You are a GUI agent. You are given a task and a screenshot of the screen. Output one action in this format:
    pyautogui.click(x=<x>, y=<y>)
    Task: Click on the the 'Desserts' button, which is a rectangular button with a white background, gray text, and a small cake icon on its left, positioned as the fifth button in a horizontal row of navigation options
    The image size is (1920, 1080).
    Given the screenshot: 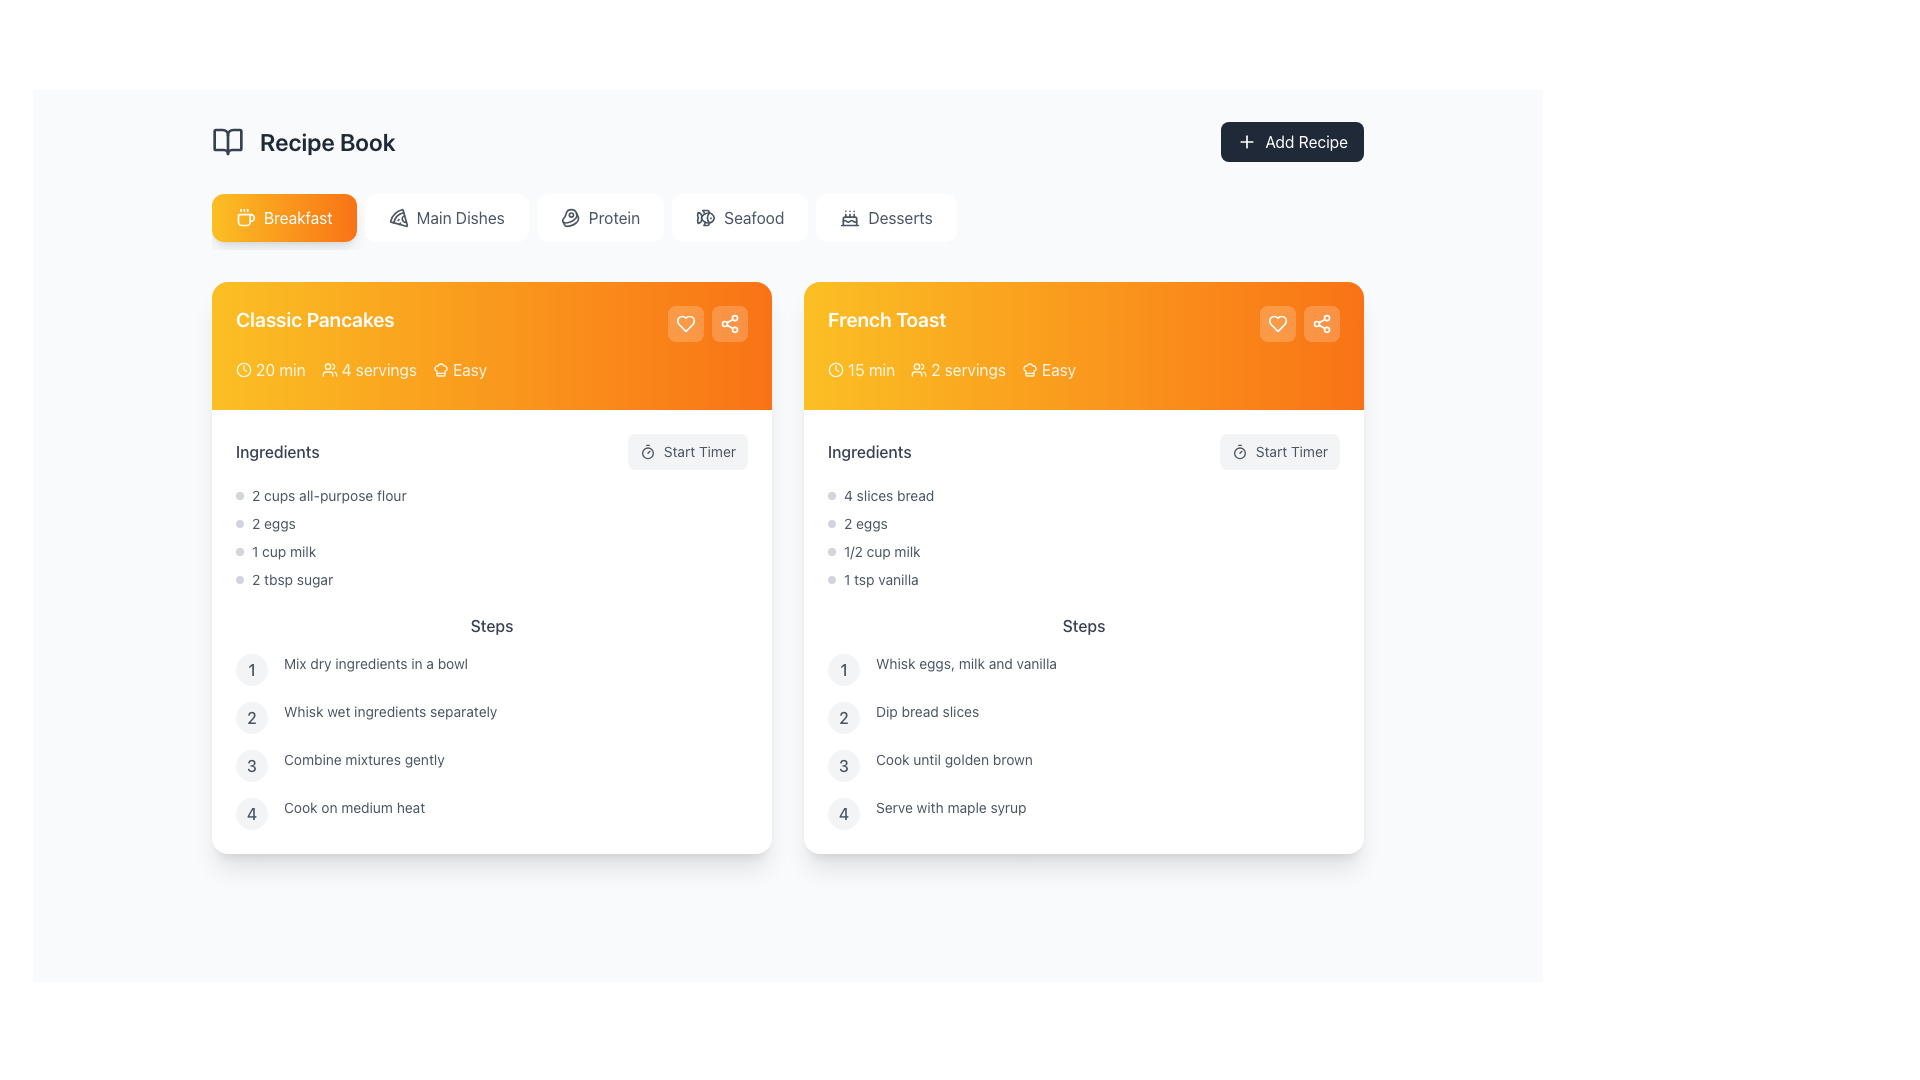 What is the action you would take?
    pyautogui.click(x=885, y=218)
    